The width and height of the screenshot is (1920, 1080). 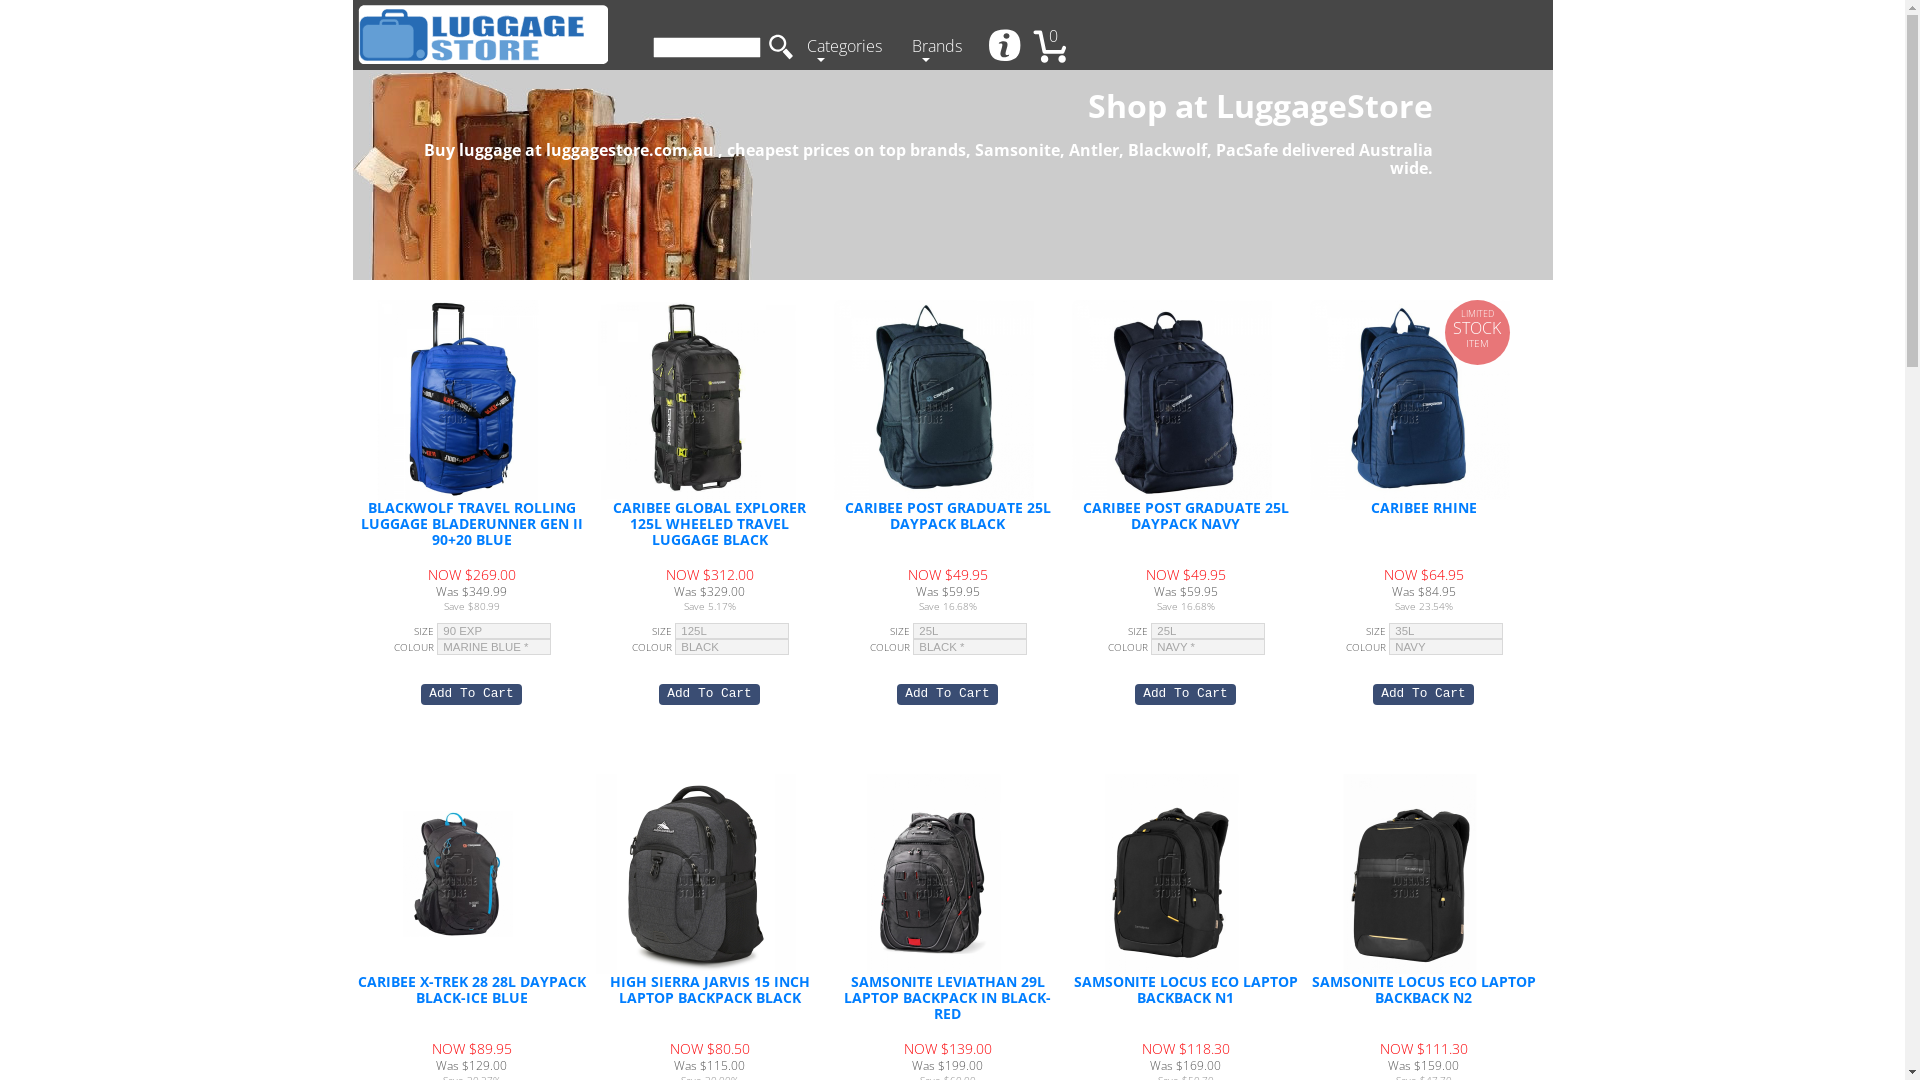 What do you see at coordinates (705, 46) in the screenshot?
I see `'Product Search'` at bounding box center [705, 46].